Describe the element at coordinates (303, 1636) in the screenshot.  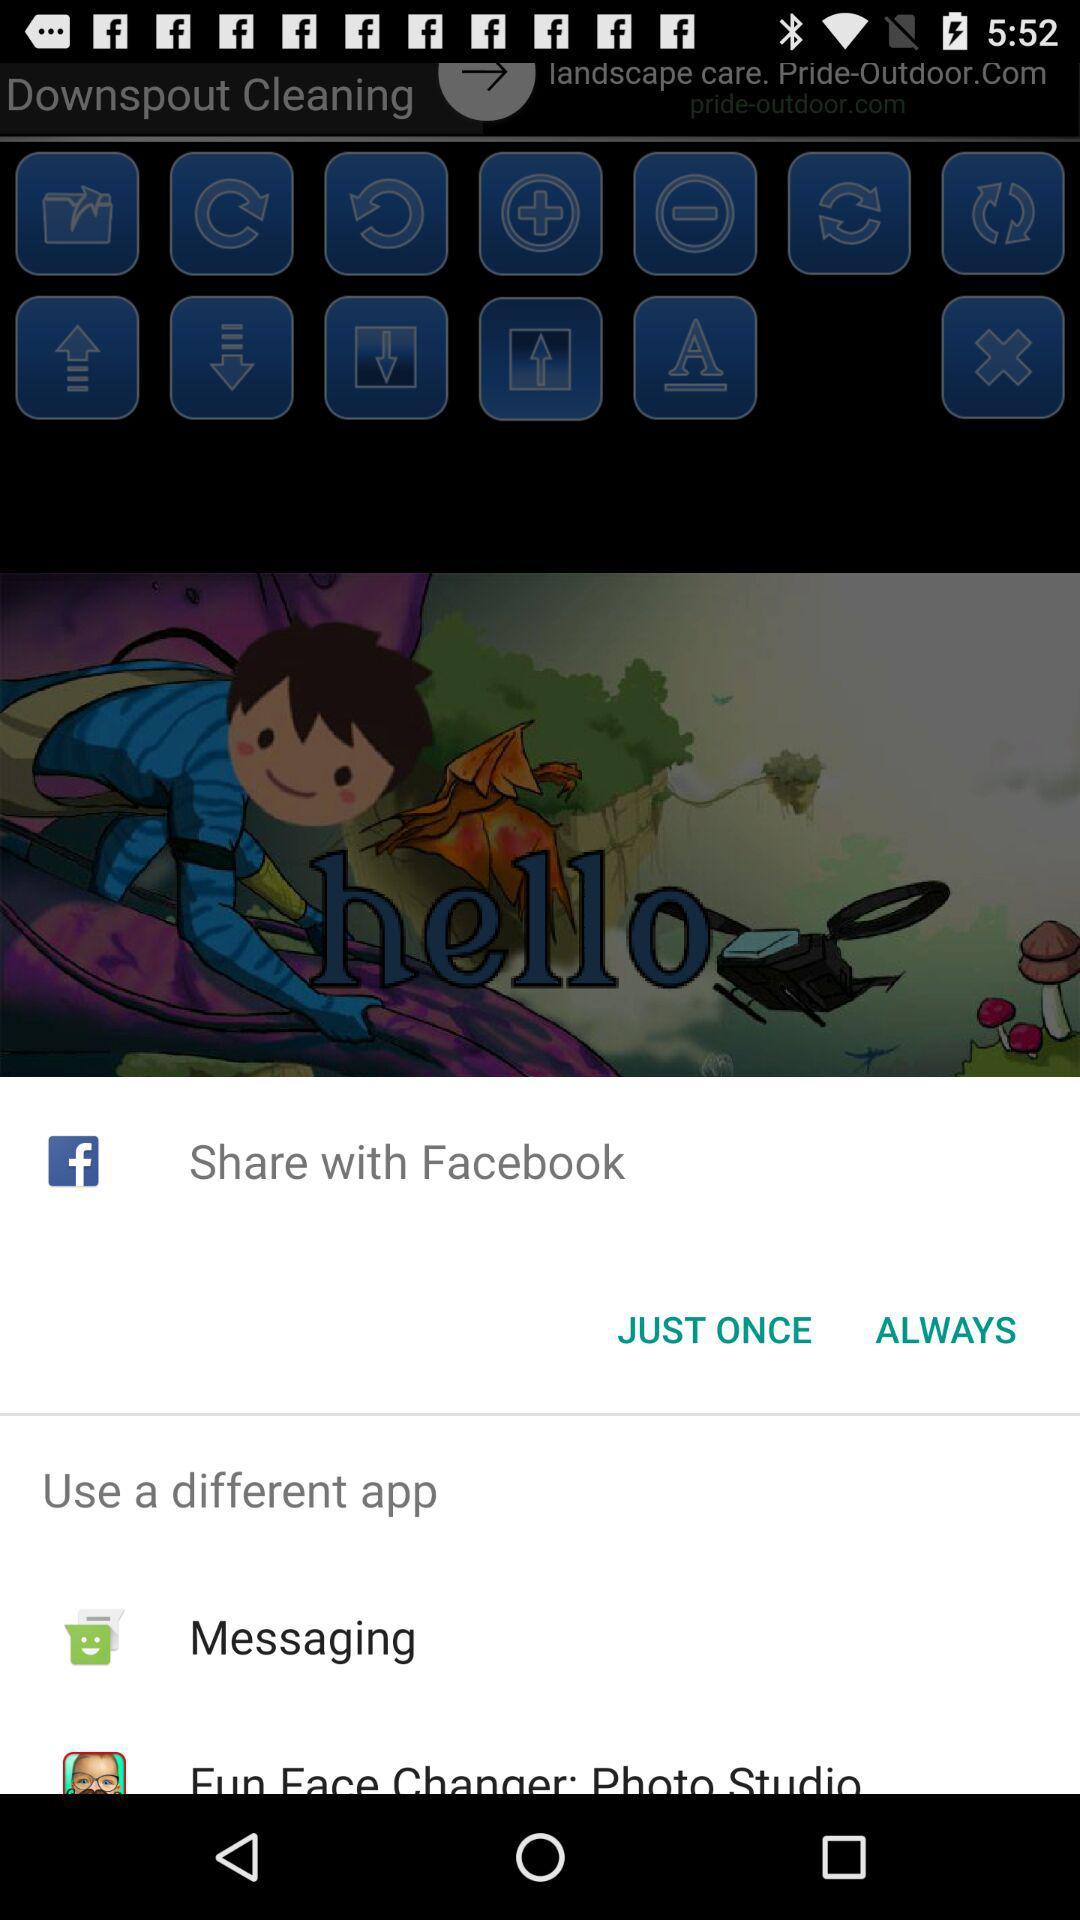
I see `the messaging app` at that location.